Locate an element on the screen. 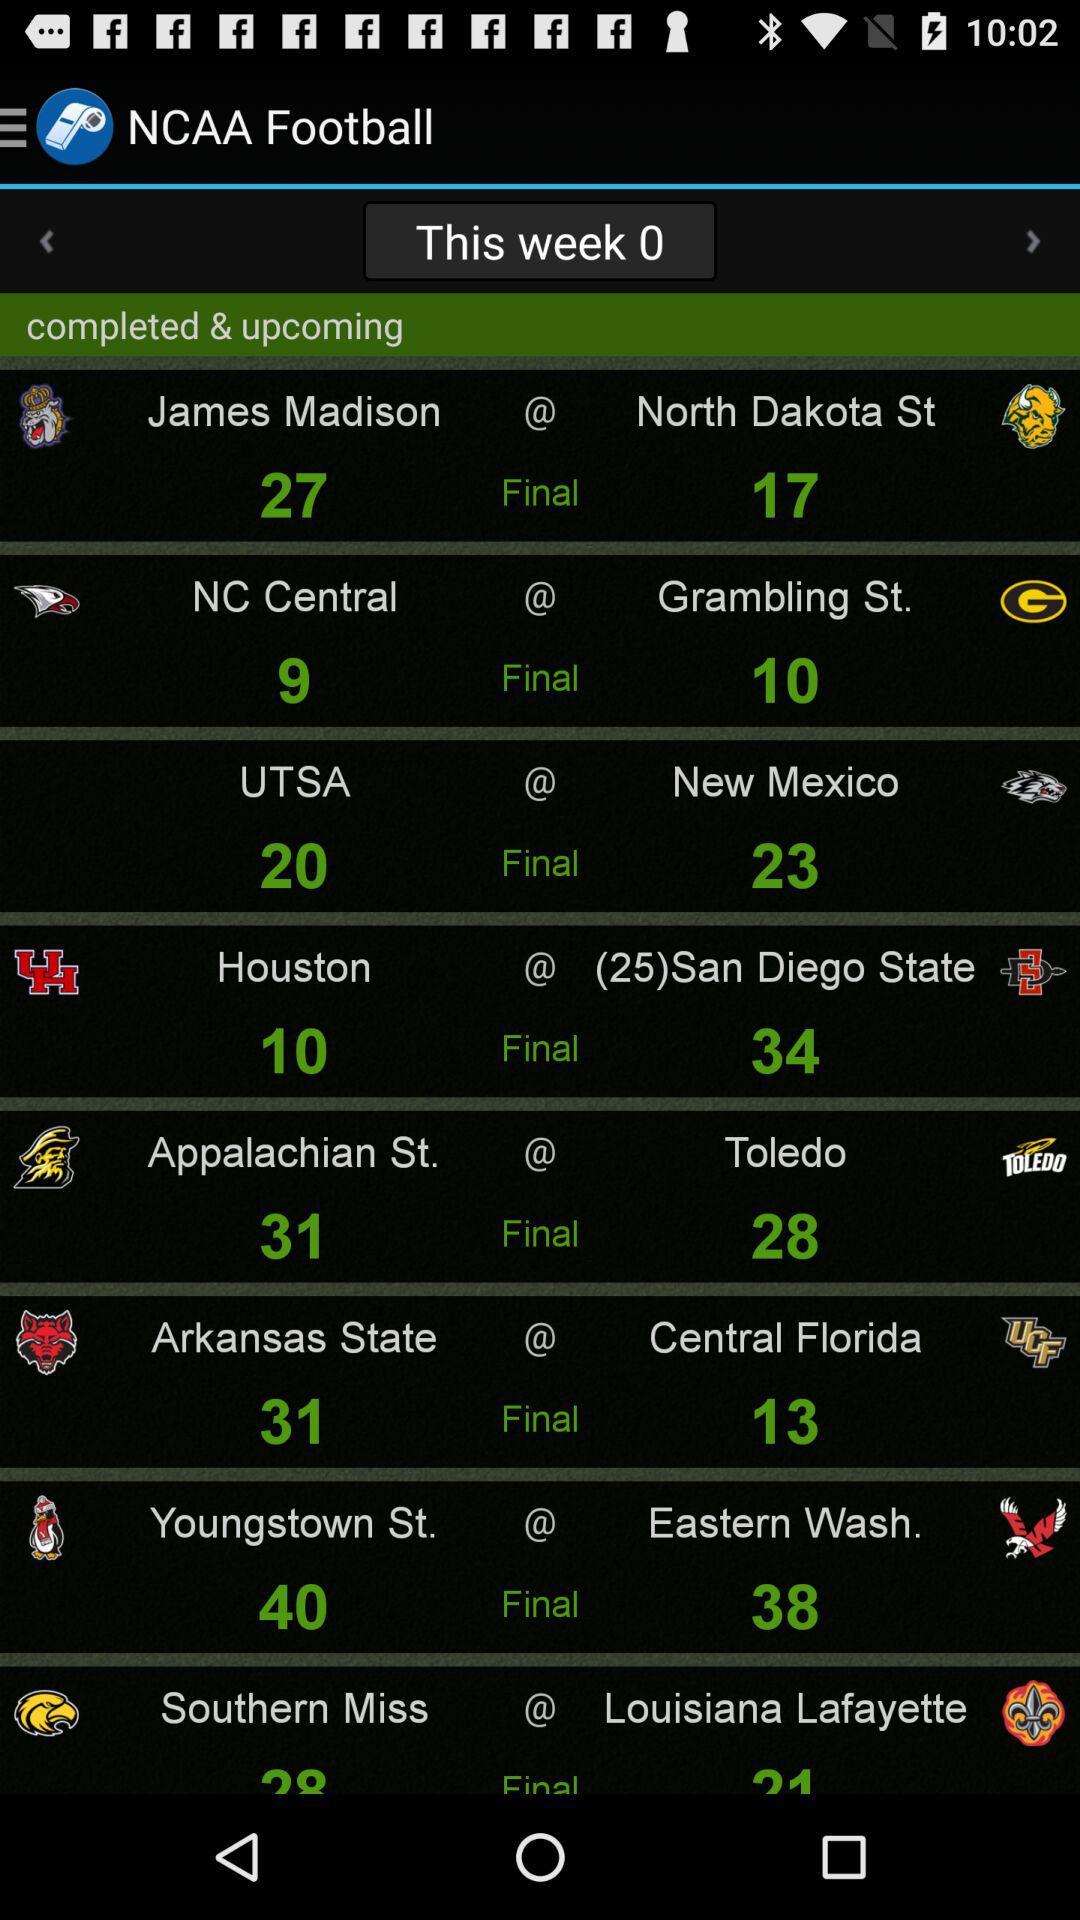 The width and height of the screenshot is (1080, 1920). the app to the left of this week 0 app is located at coordinates (45, 240).